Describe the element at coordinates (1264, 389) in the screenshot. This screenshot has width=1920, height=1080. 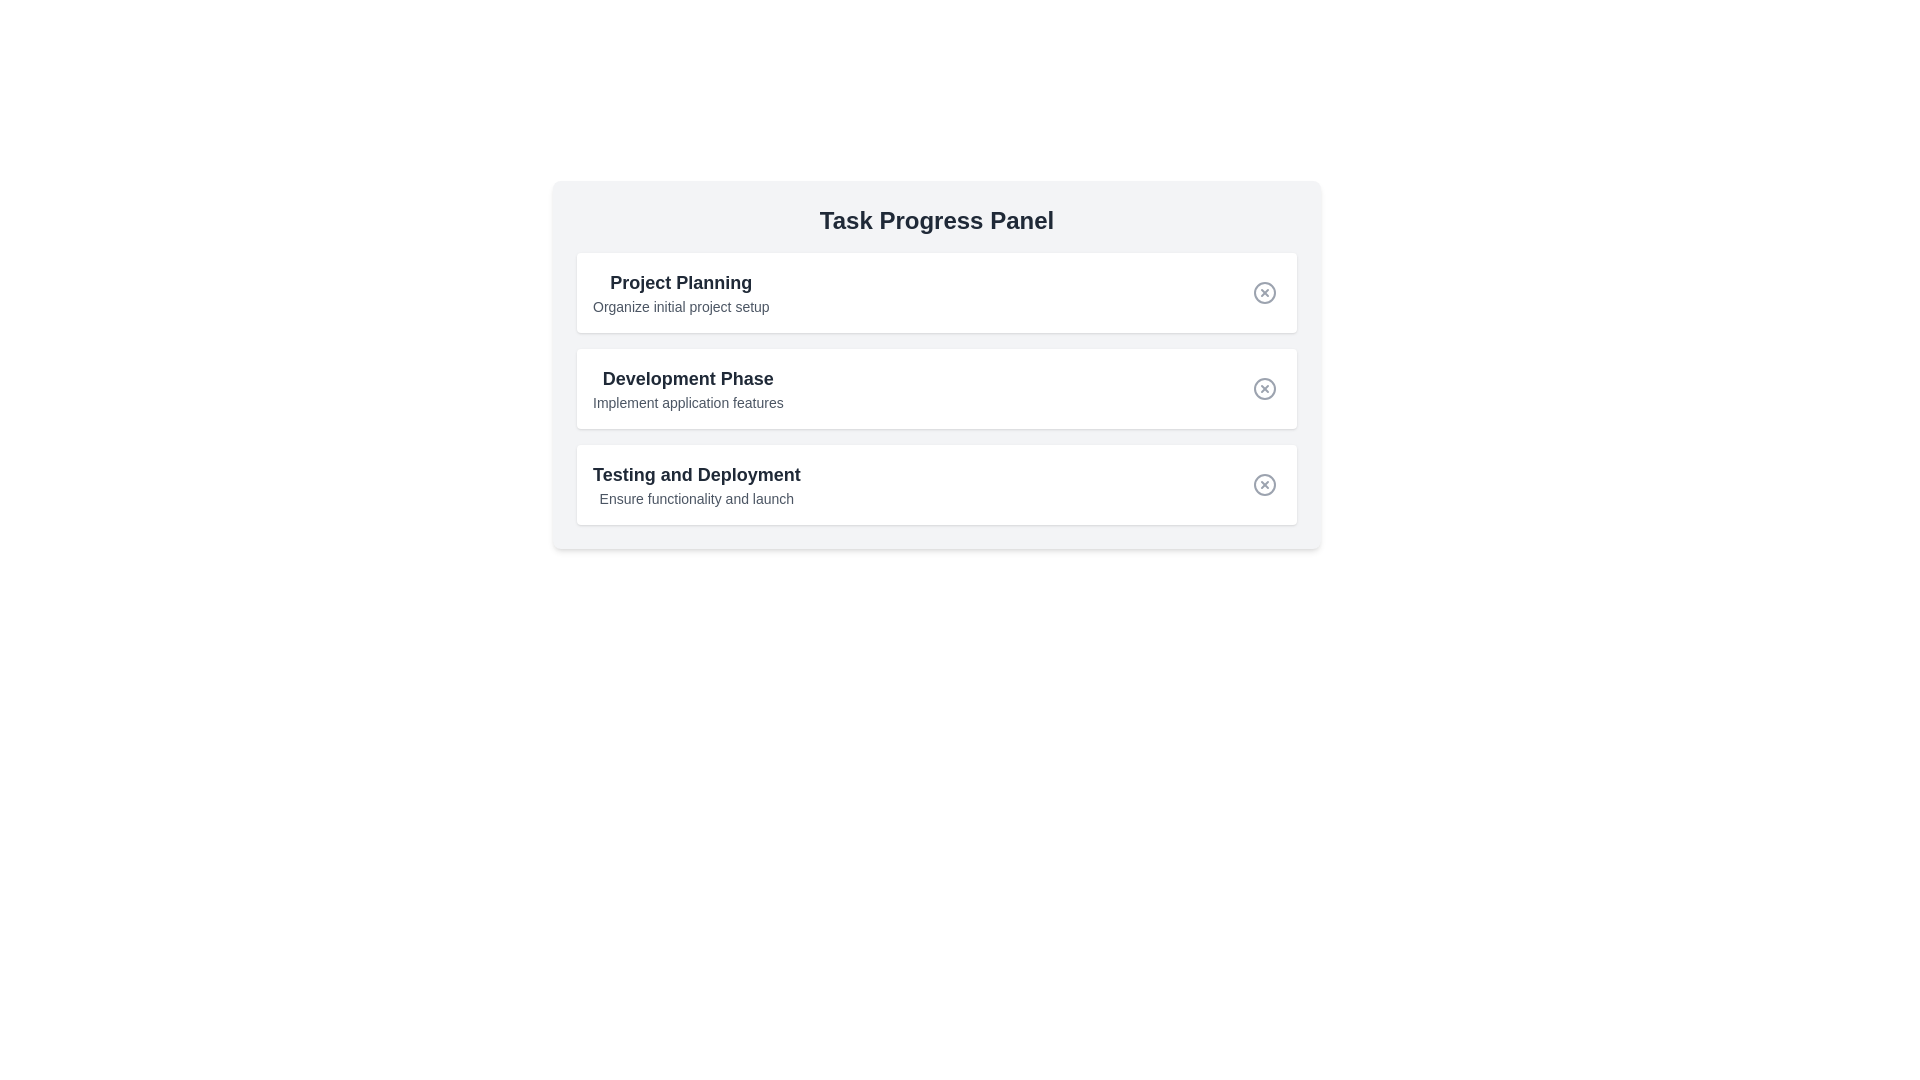
I see `the circular component of the 'cancel' or 'close' SVG icon located to the right of the 'Development Phase' label in the task progress panel` at that location.